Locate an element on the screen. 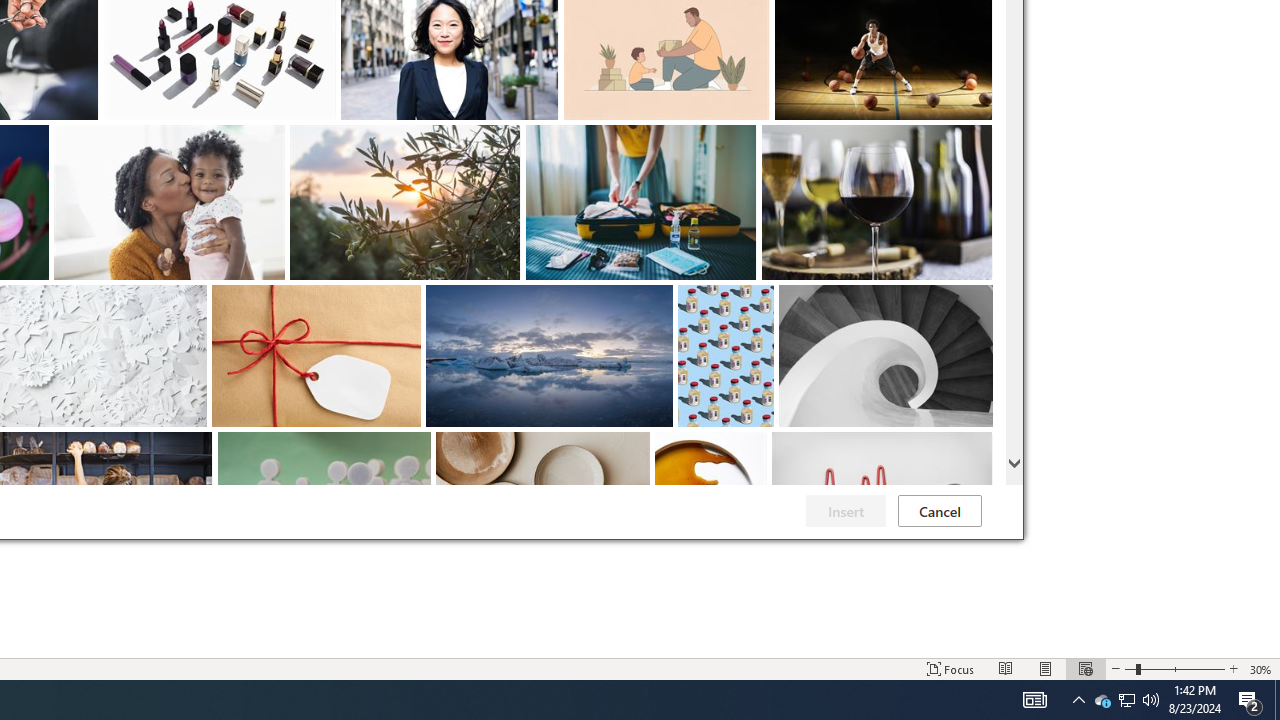 This screenshot has height=720, width=1280. 'Show desktop' is located at coordinates (1276, 698).